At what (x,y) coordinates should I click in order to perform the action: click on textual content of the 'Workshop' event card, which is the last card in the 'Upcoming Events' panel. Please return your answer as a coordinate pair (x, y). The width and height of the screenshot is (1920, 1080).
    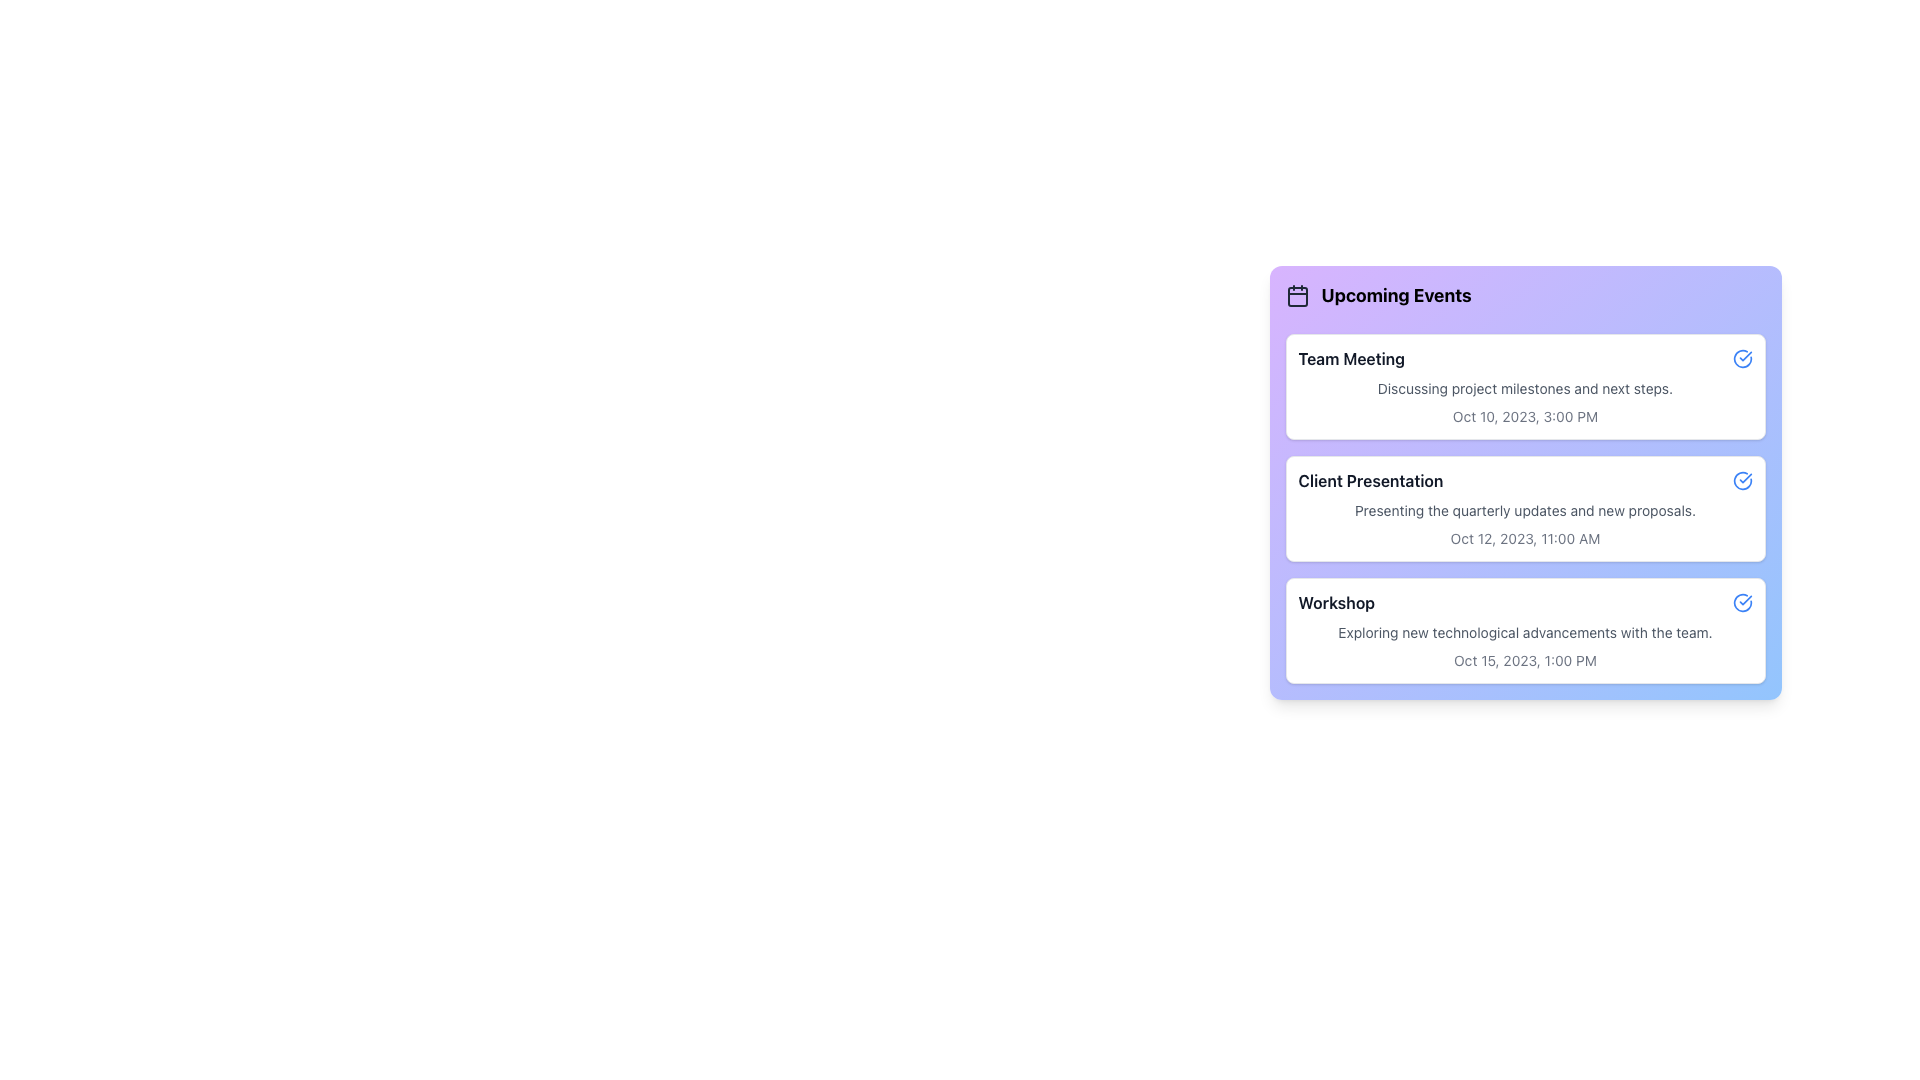
    Looking at the image, I should click on (1524, 631).